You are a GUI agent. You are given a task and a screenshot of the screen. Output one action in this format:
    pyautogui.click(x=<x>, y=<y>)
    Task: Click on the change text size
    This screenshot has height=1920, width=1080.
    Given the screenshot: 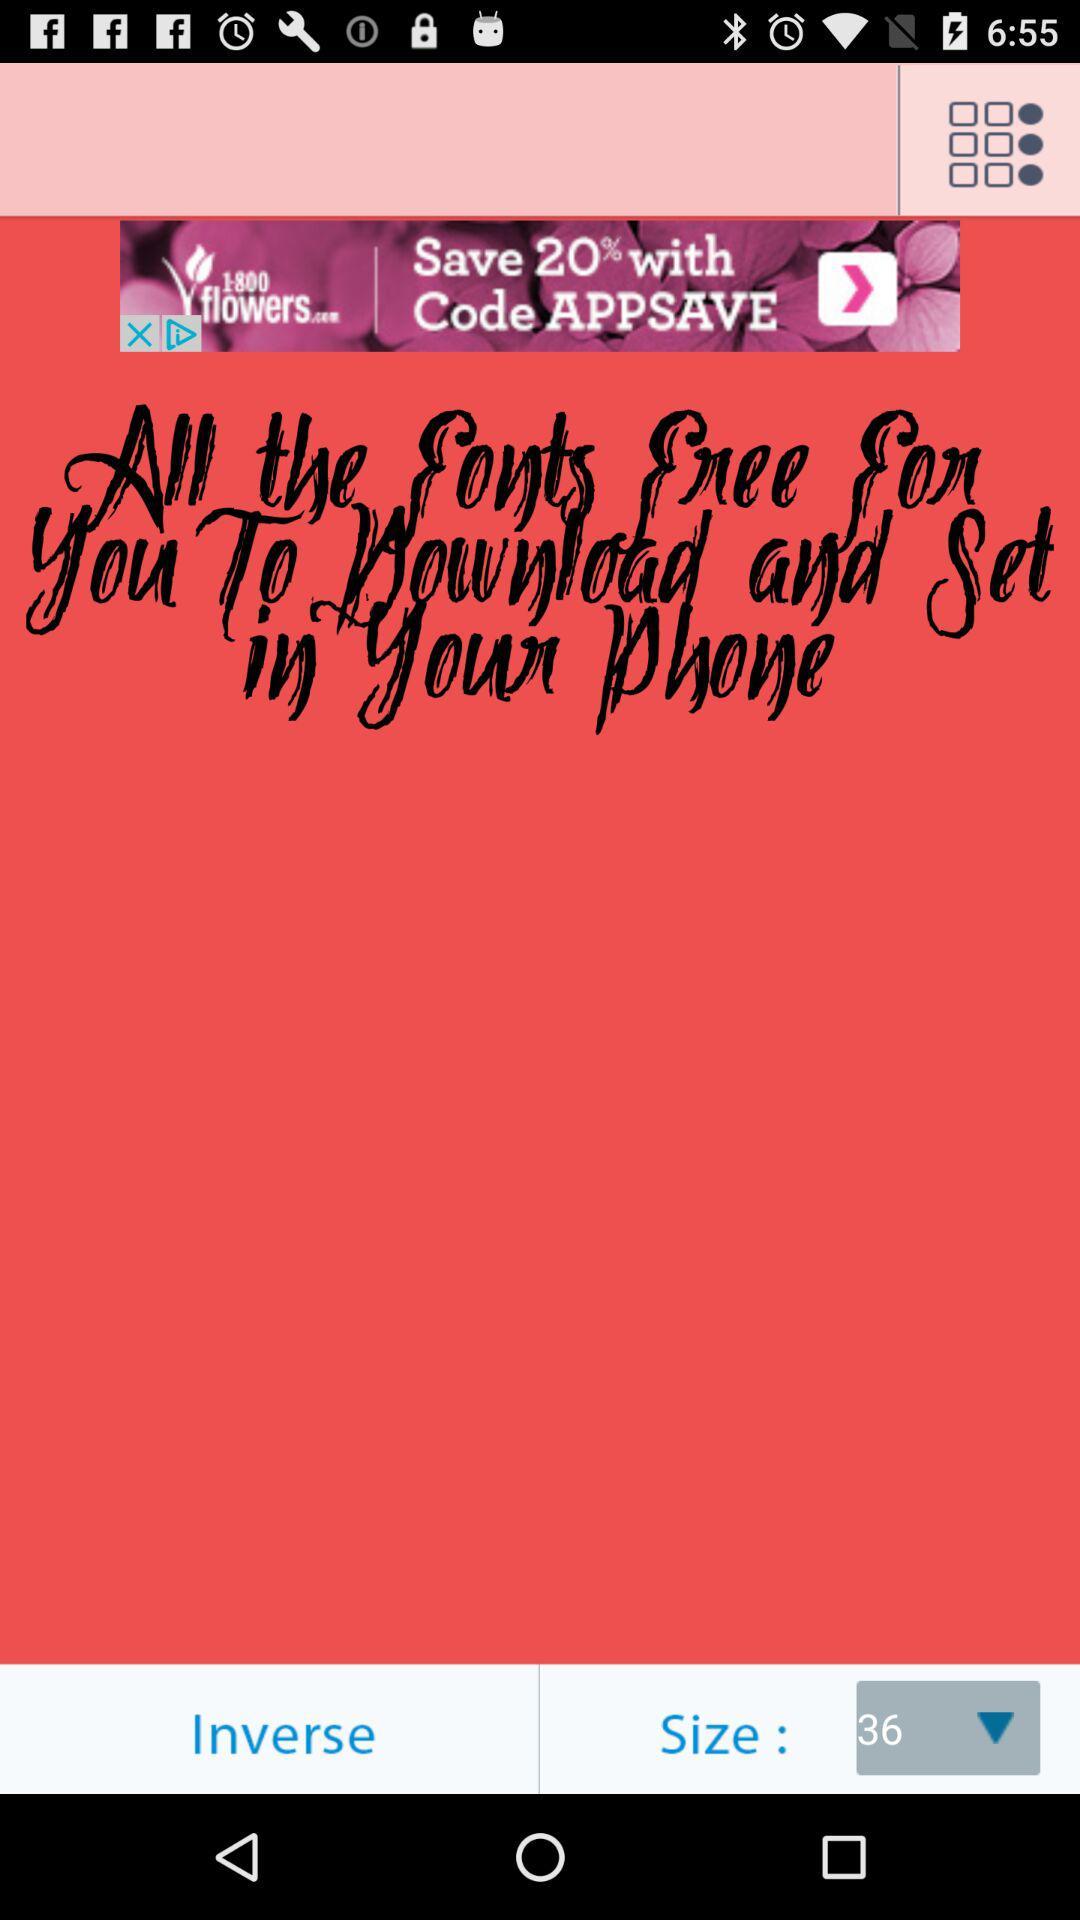 What is the action you would take?
    pyautogui.click(x=810, y=1727)
    